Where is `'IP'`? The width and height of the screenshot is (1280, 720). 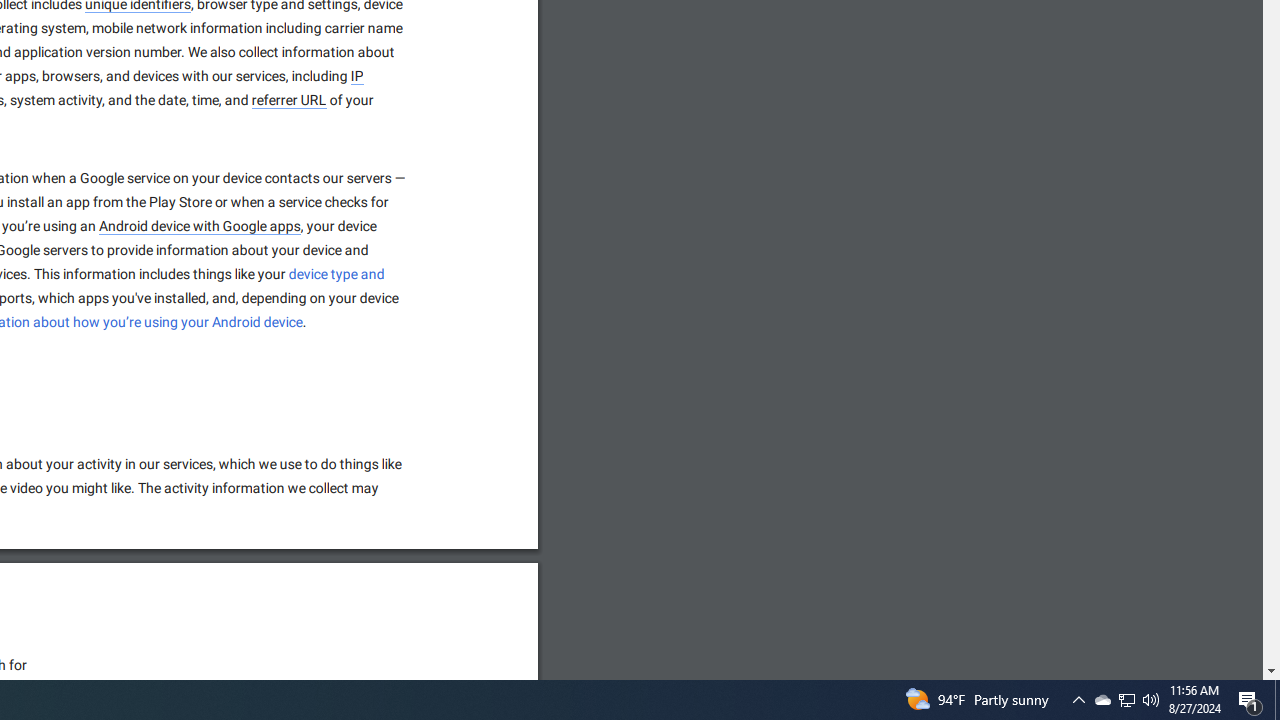 'IP' is located at coordinates (357, 75).